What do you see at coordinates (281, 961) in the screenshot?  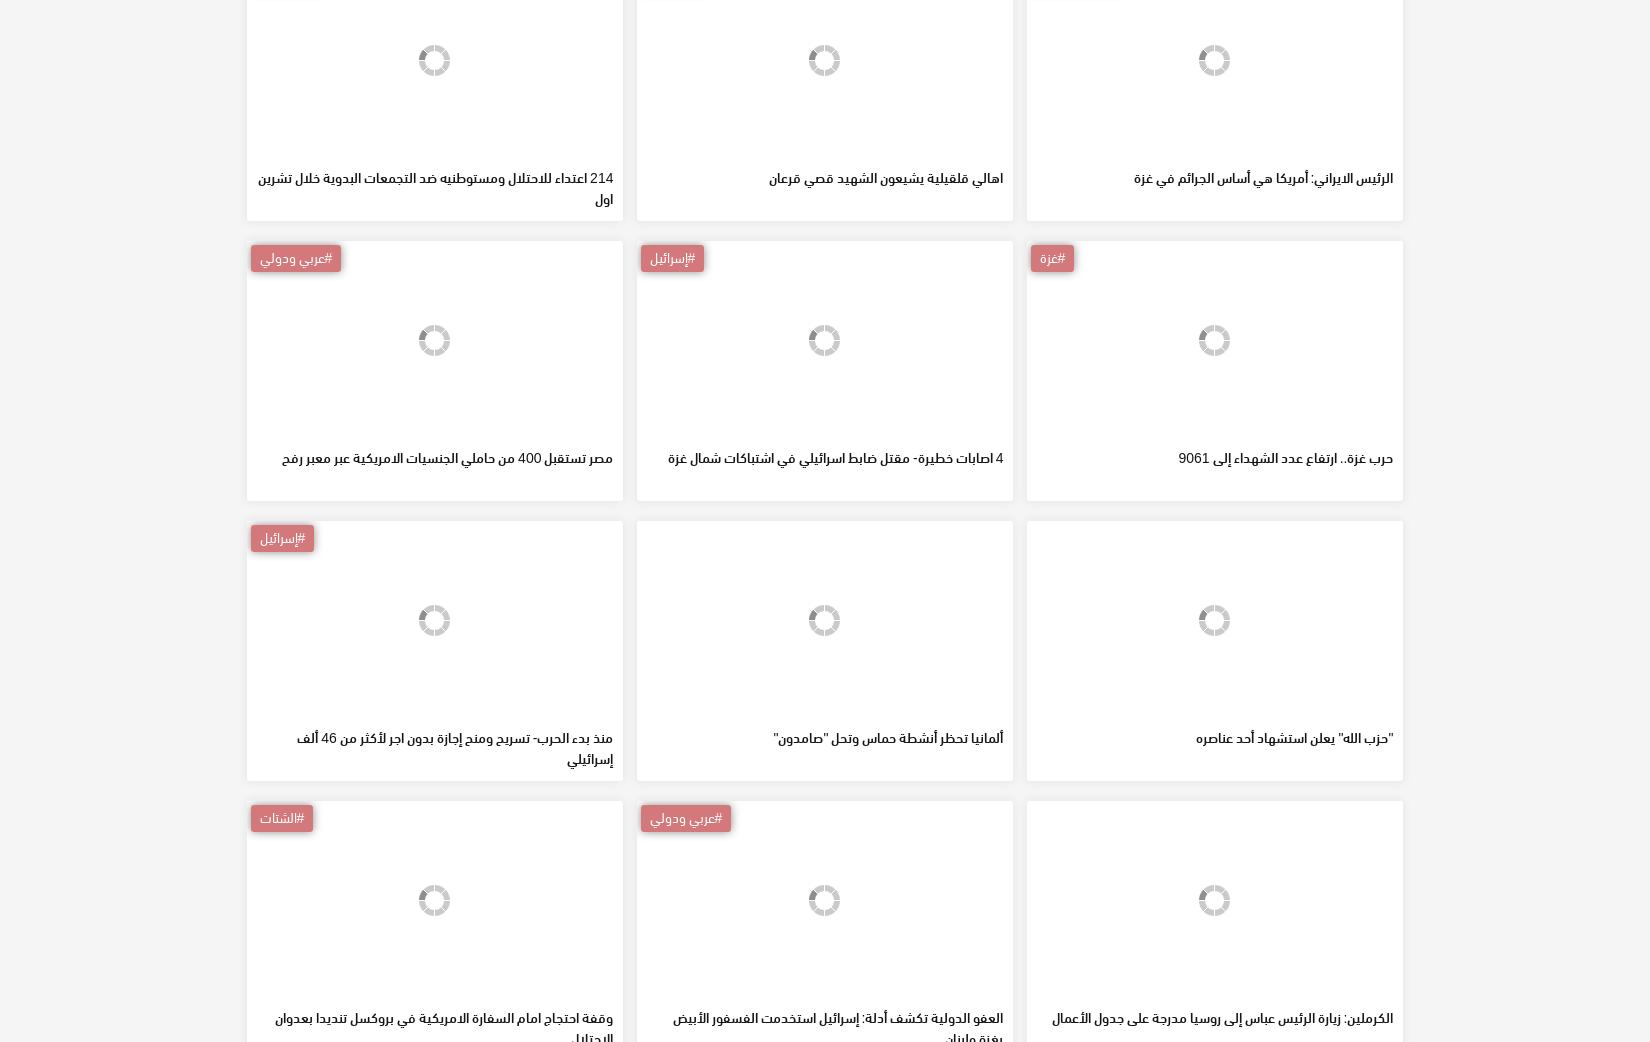 I see `'#الشتات'` at bounding box center [281, 961].